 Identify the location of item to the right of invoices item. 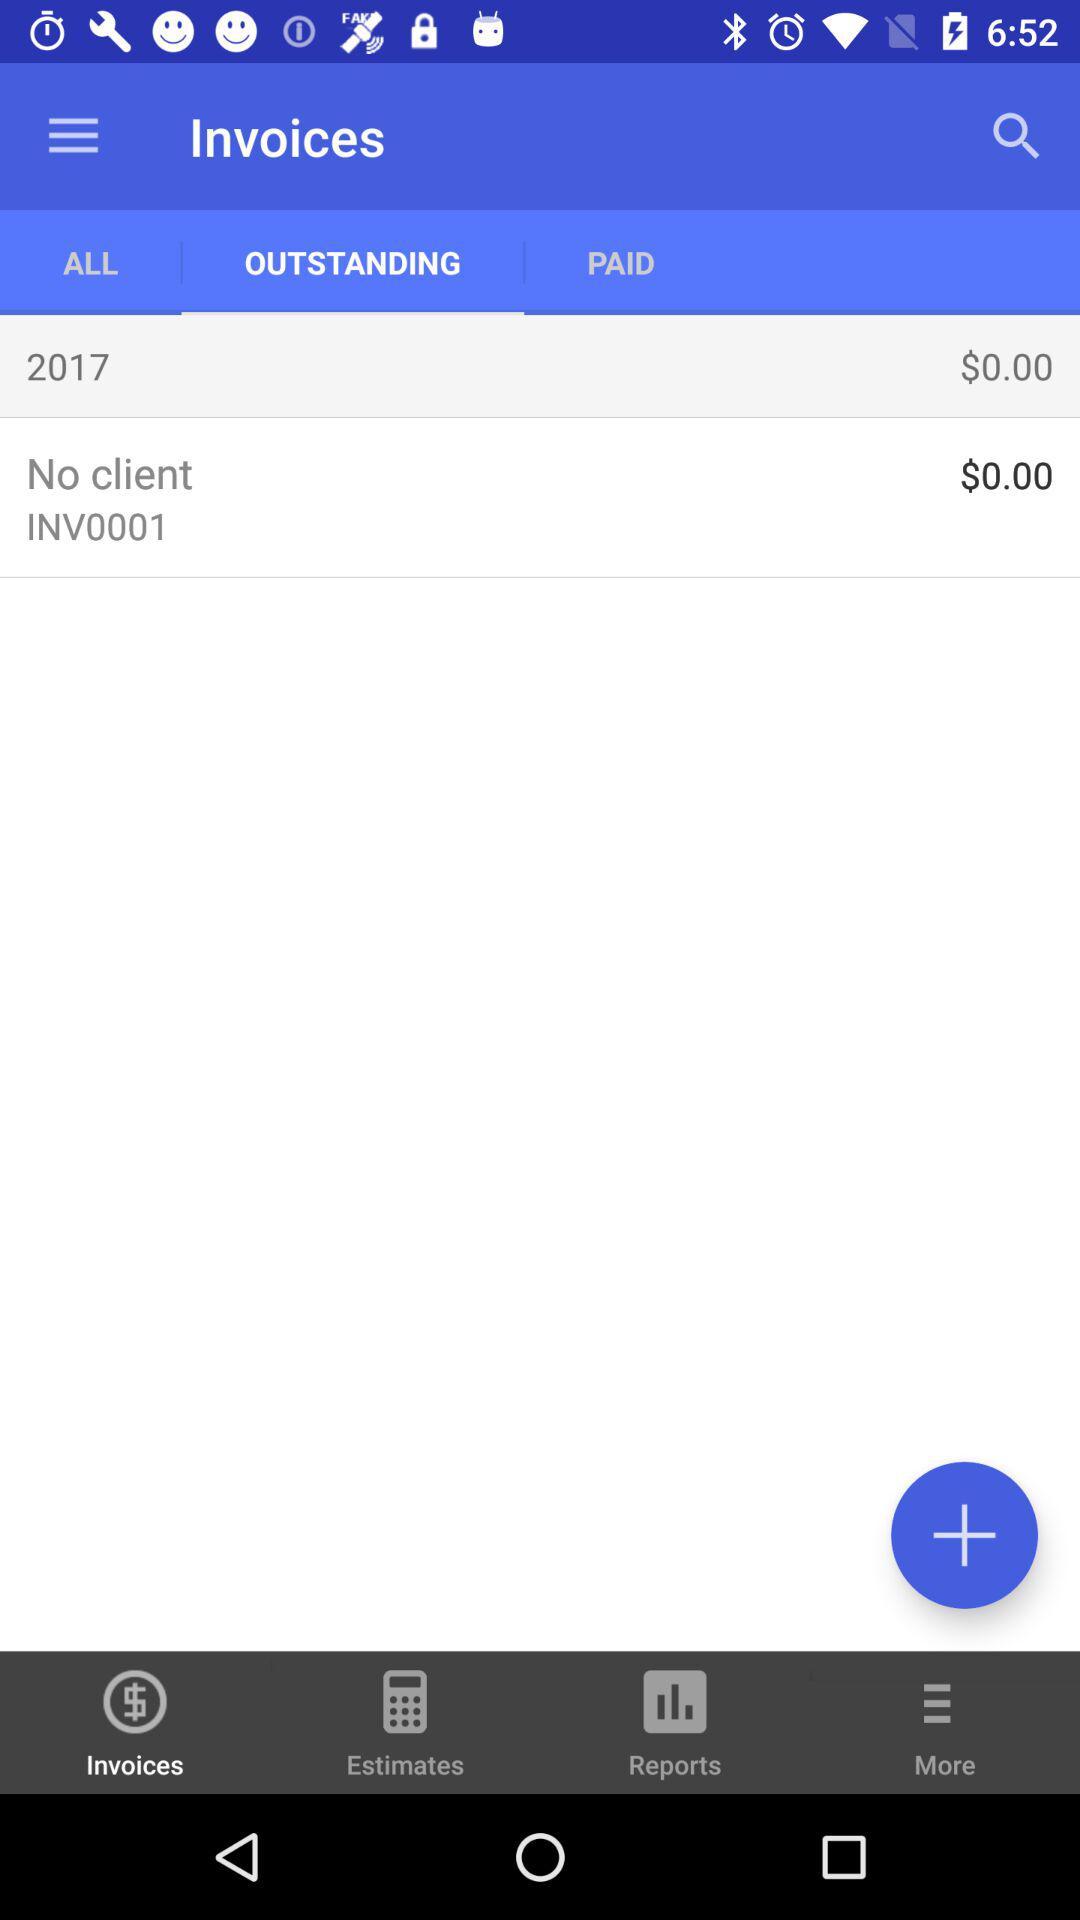
(405, 1731).